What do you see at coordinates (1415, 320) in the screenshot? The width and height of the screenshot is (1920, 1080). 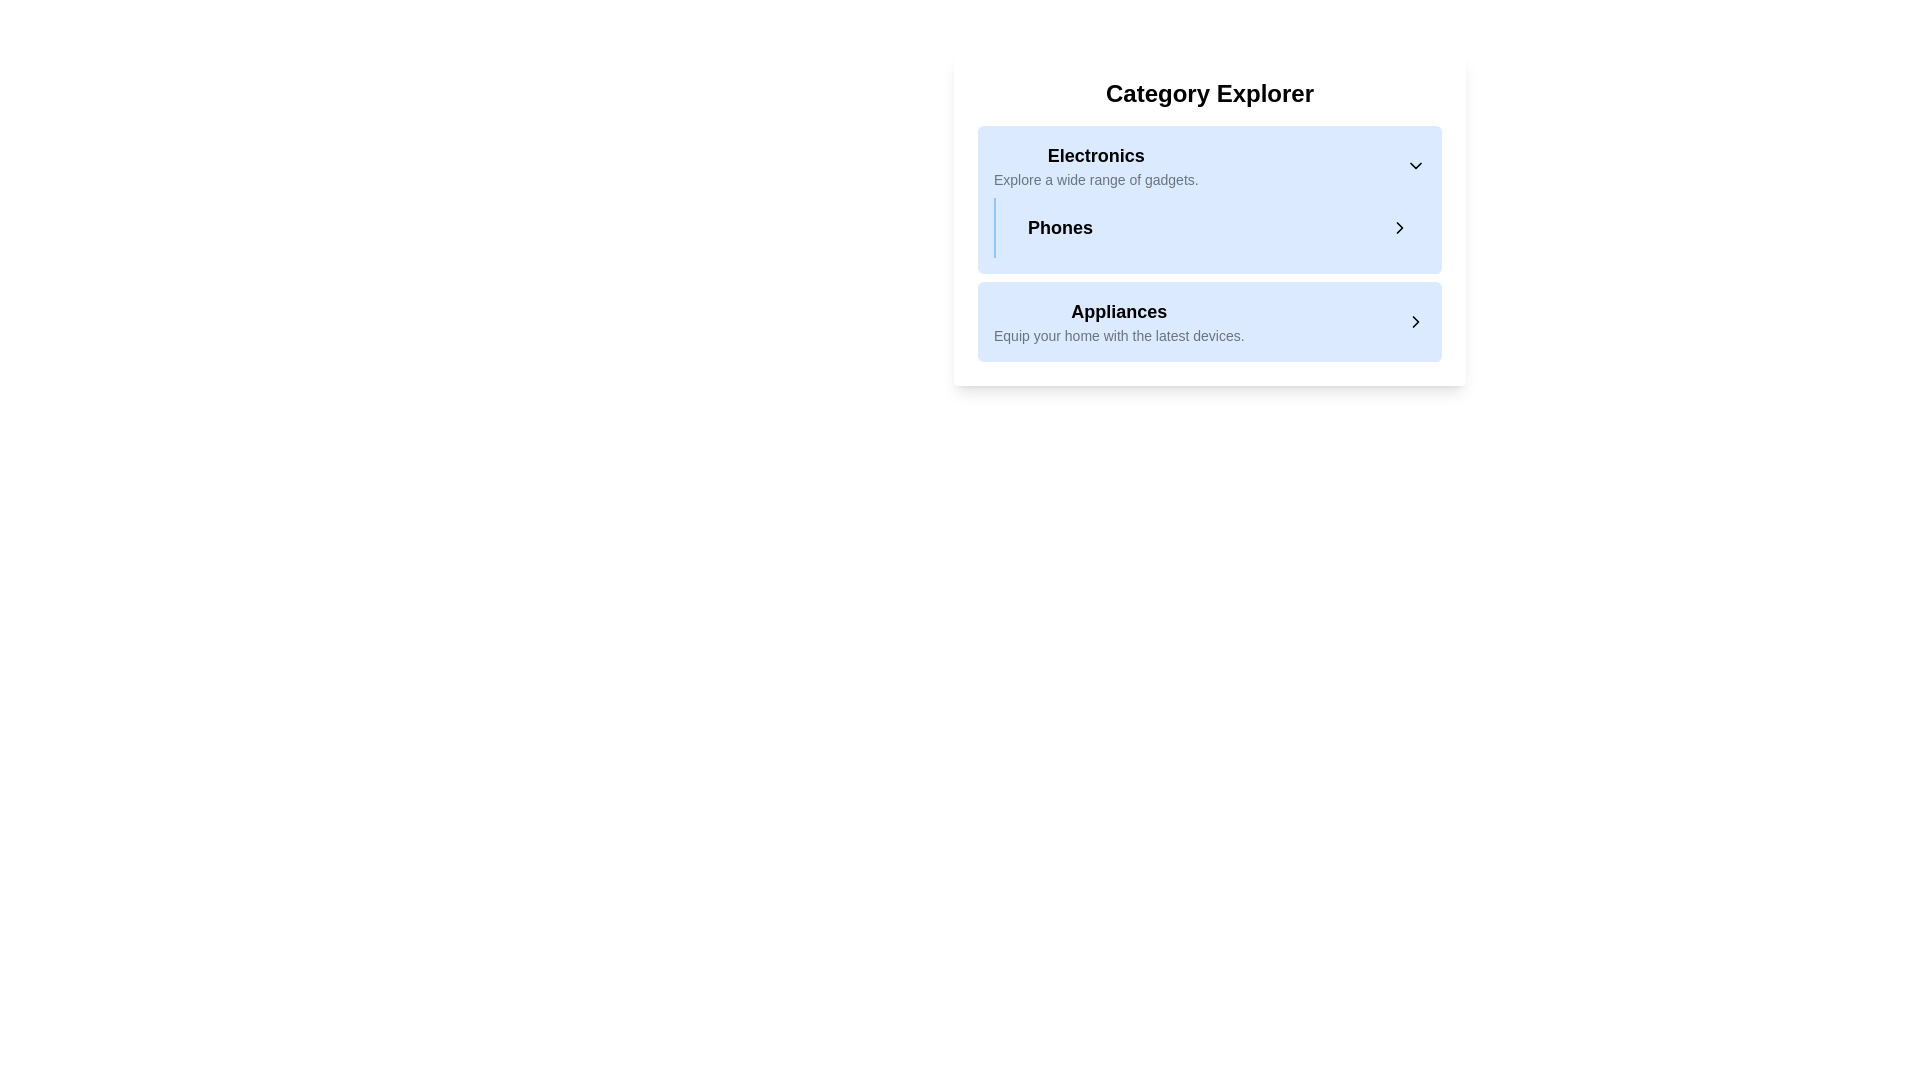 I see `the chevron right icon in the 'Appliances' section of the 'Category Explorer' interface to trigger any potential highlighting or tooltip display` at bounding box center [1415, 320].